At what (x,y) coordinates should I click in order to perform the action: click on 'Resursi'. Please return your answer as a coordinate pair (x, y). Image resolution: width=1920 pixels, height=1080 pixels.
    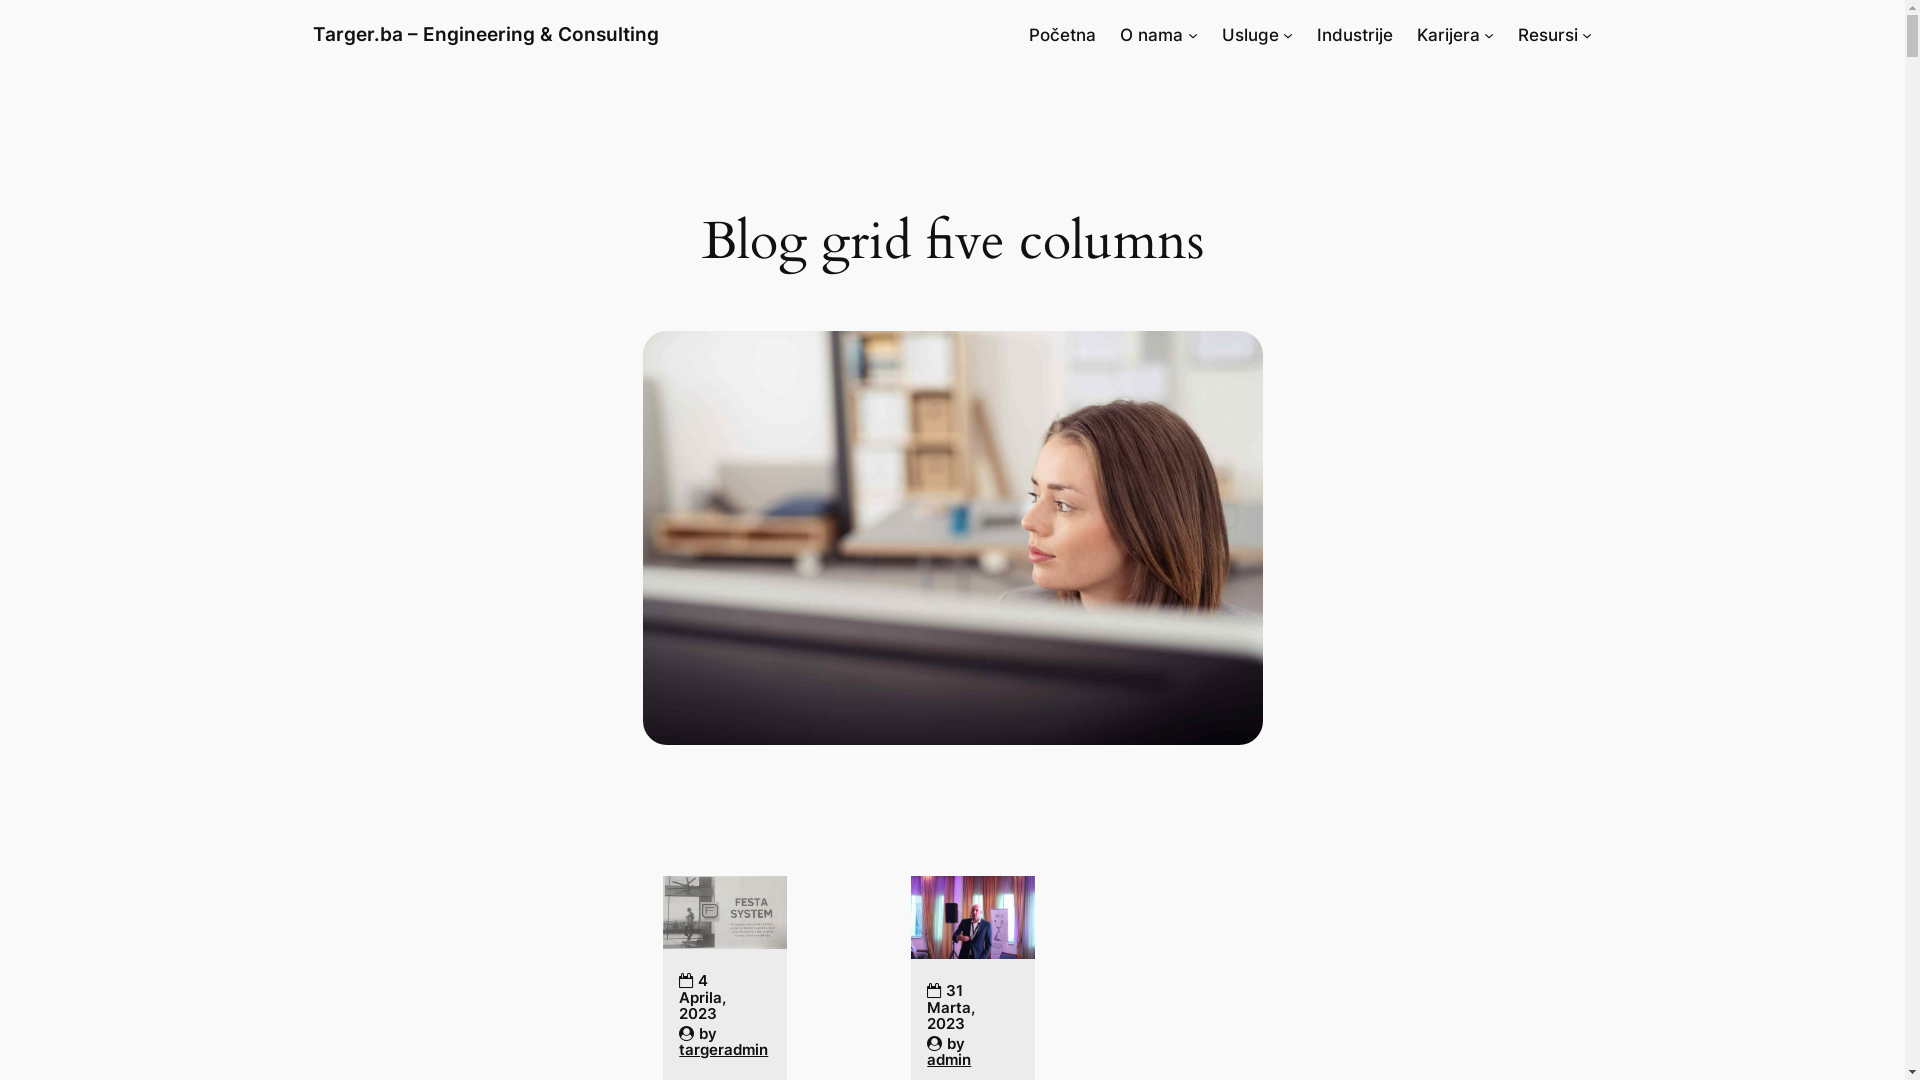
    Looking at the image, I should click on (1547, 34).